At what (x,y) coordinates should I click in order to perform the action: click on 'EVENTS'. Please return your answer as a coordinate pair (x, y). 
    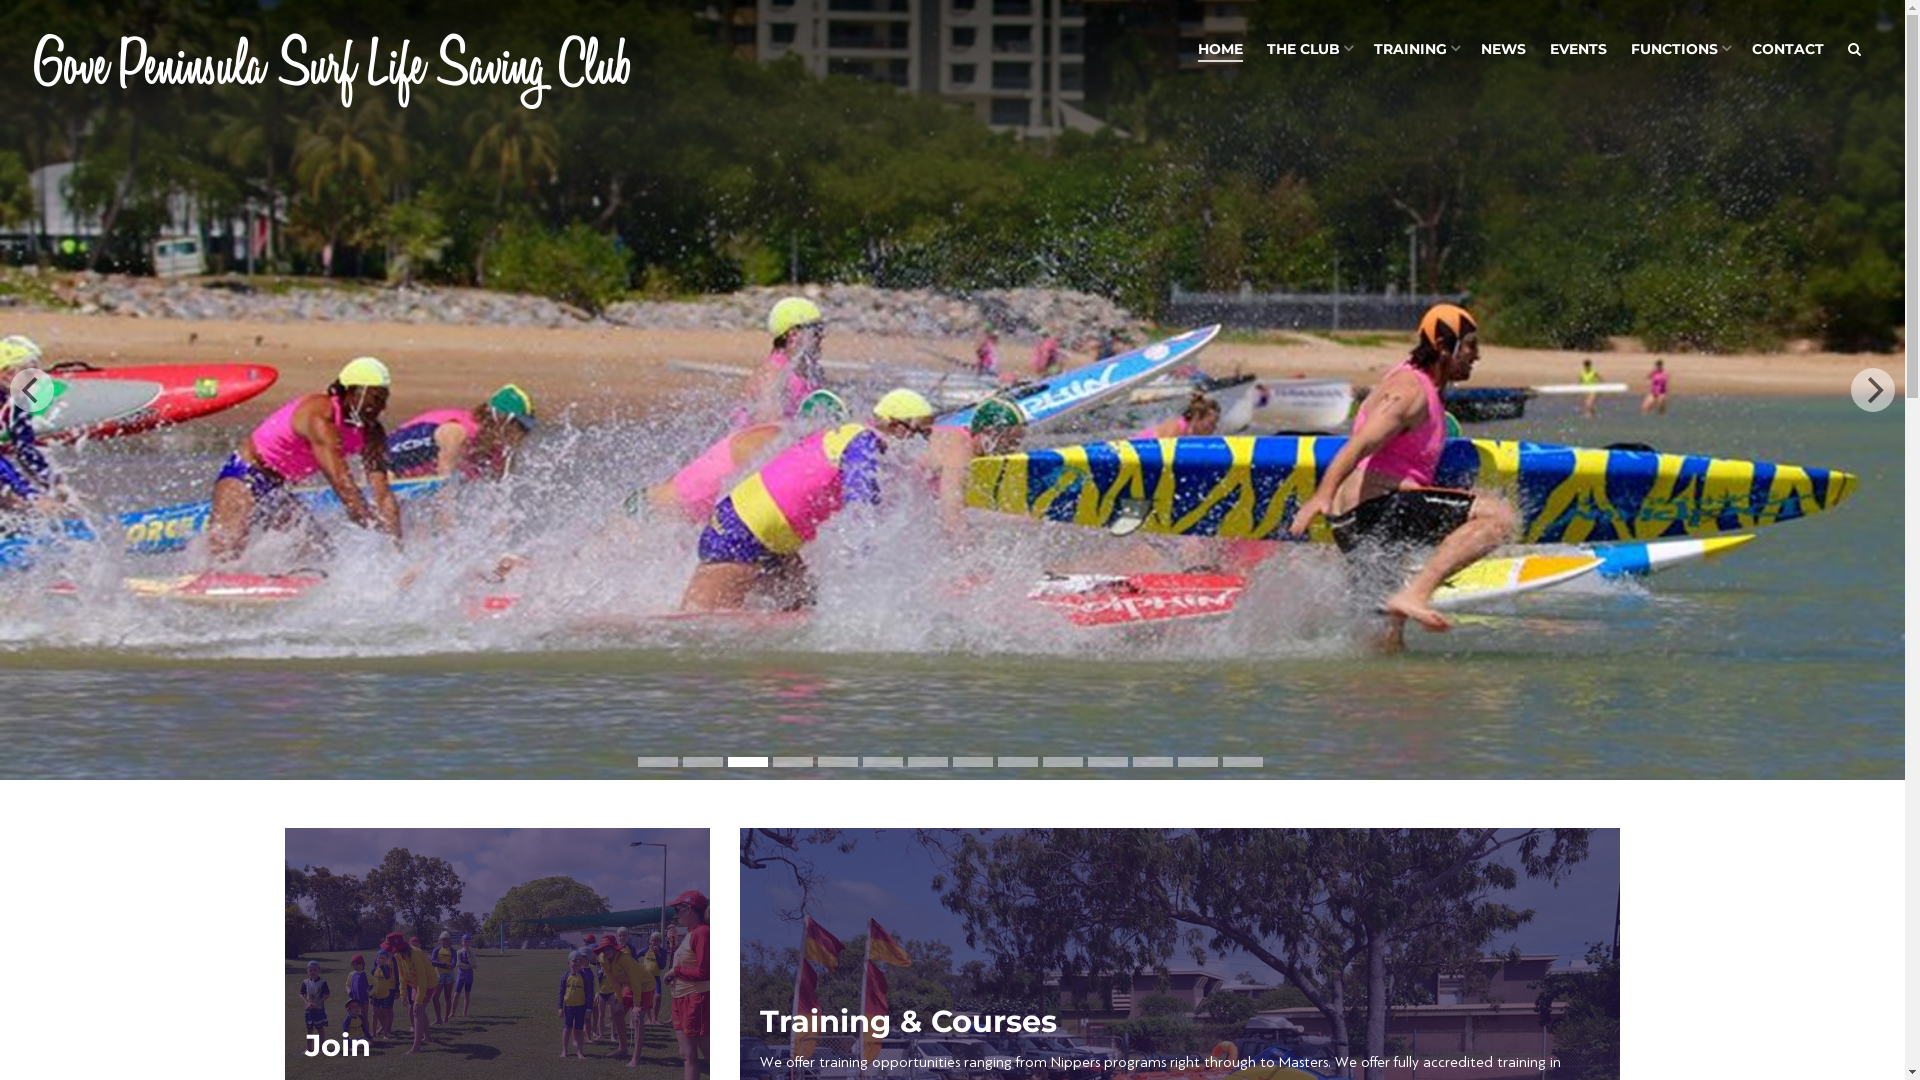
    Looking at the image, I should click on (1577, 48).